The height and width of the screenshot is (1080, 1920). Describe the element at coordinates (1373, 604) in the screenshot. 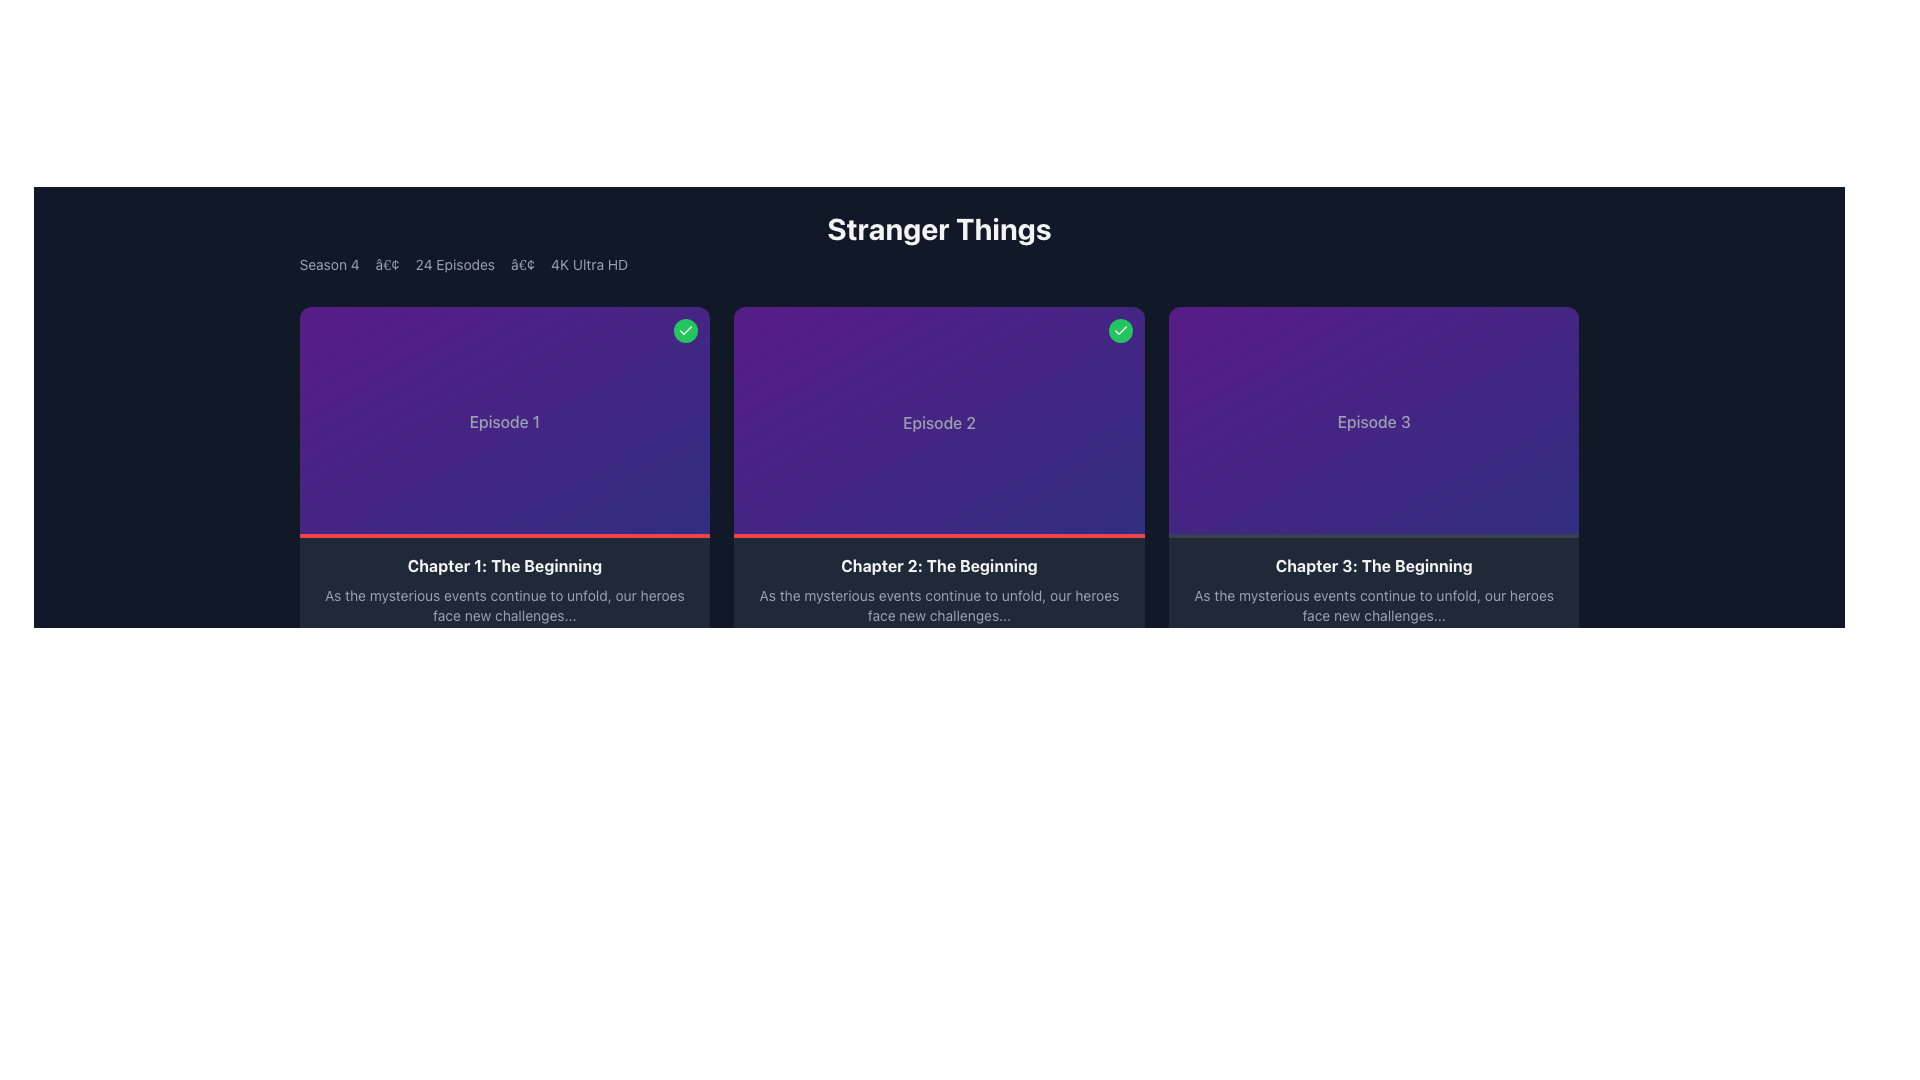

I see `static text component located in the third column of the card layout, positioned below the title 'Chapter 3: The Beginning' and above the runtime indicator '48min' for content insight` at that location.